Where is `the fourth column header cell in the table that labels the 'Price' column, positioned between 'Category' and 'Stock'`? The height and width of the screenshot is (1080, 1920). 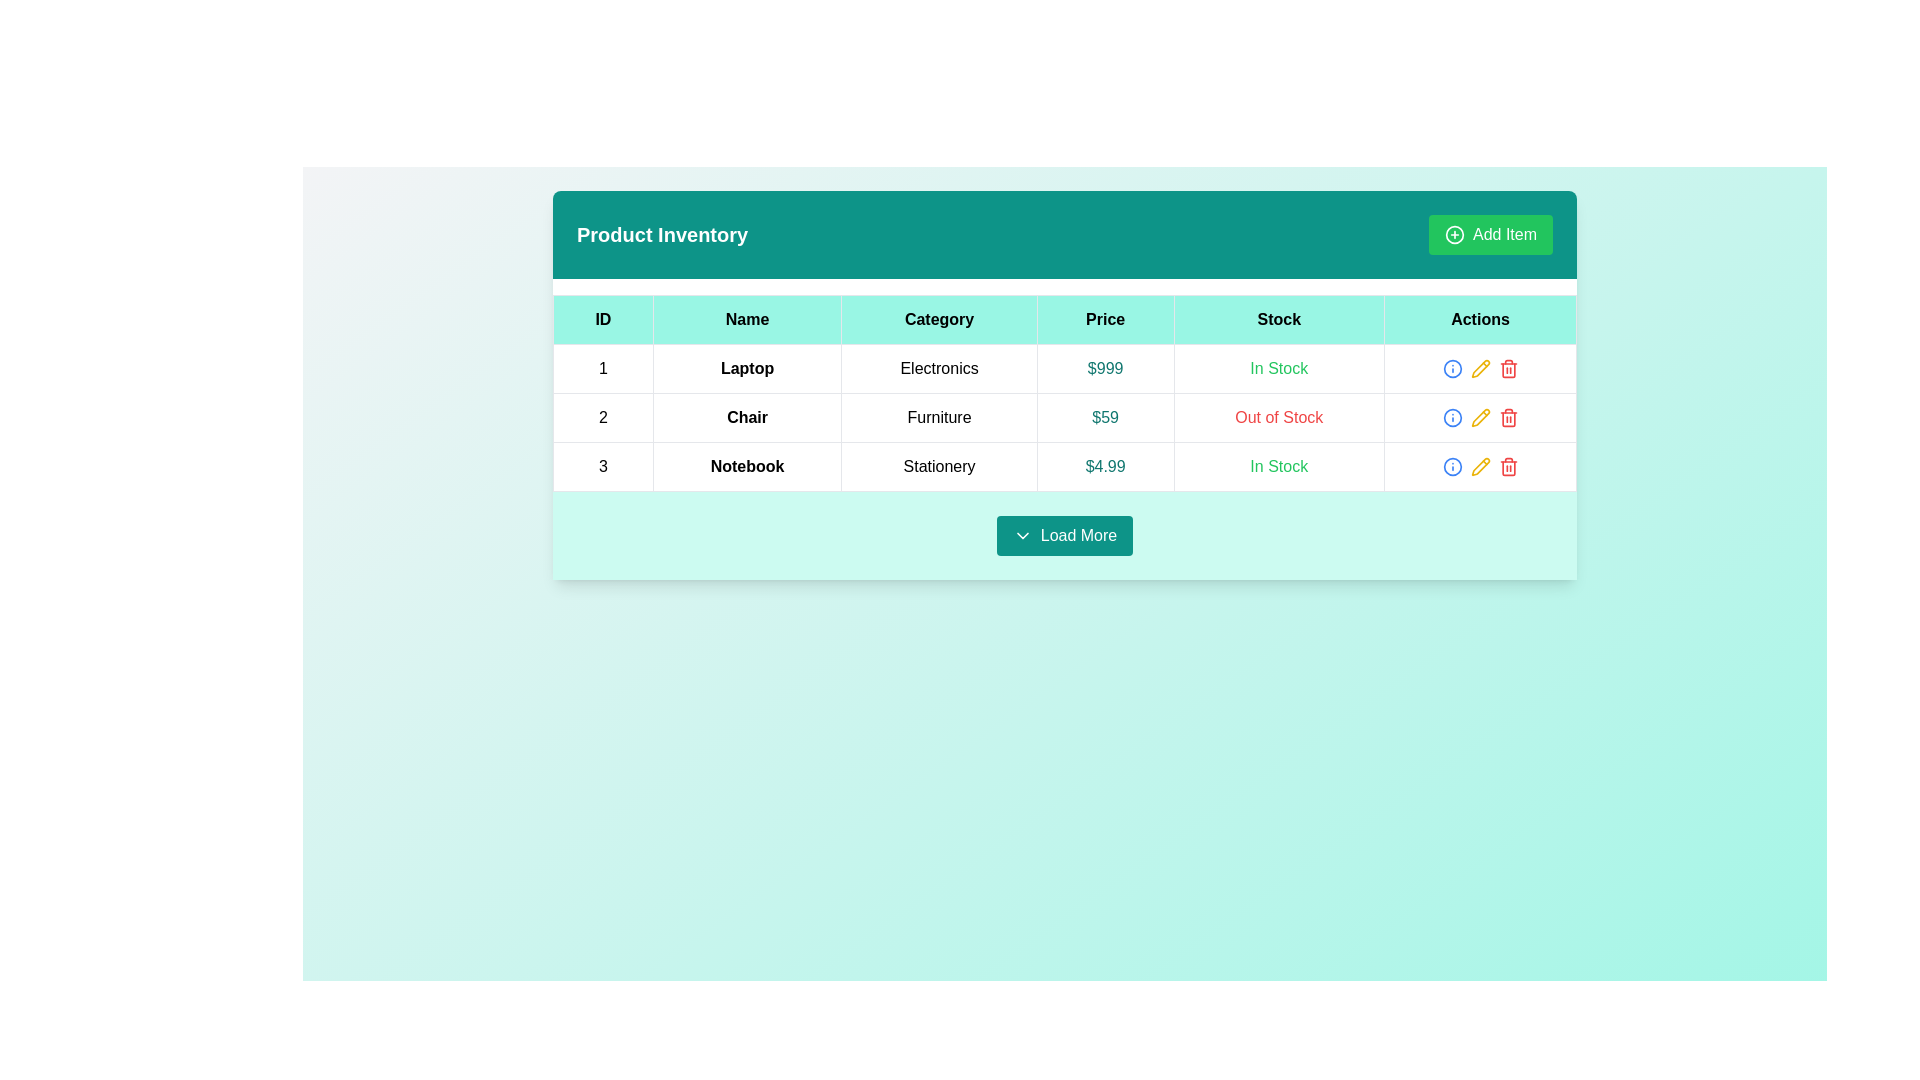 the fourth column header cell in the table that labels the 'Price' column, positioned between 'Category' and 'Stock' is located at coordinates (1104, 319).